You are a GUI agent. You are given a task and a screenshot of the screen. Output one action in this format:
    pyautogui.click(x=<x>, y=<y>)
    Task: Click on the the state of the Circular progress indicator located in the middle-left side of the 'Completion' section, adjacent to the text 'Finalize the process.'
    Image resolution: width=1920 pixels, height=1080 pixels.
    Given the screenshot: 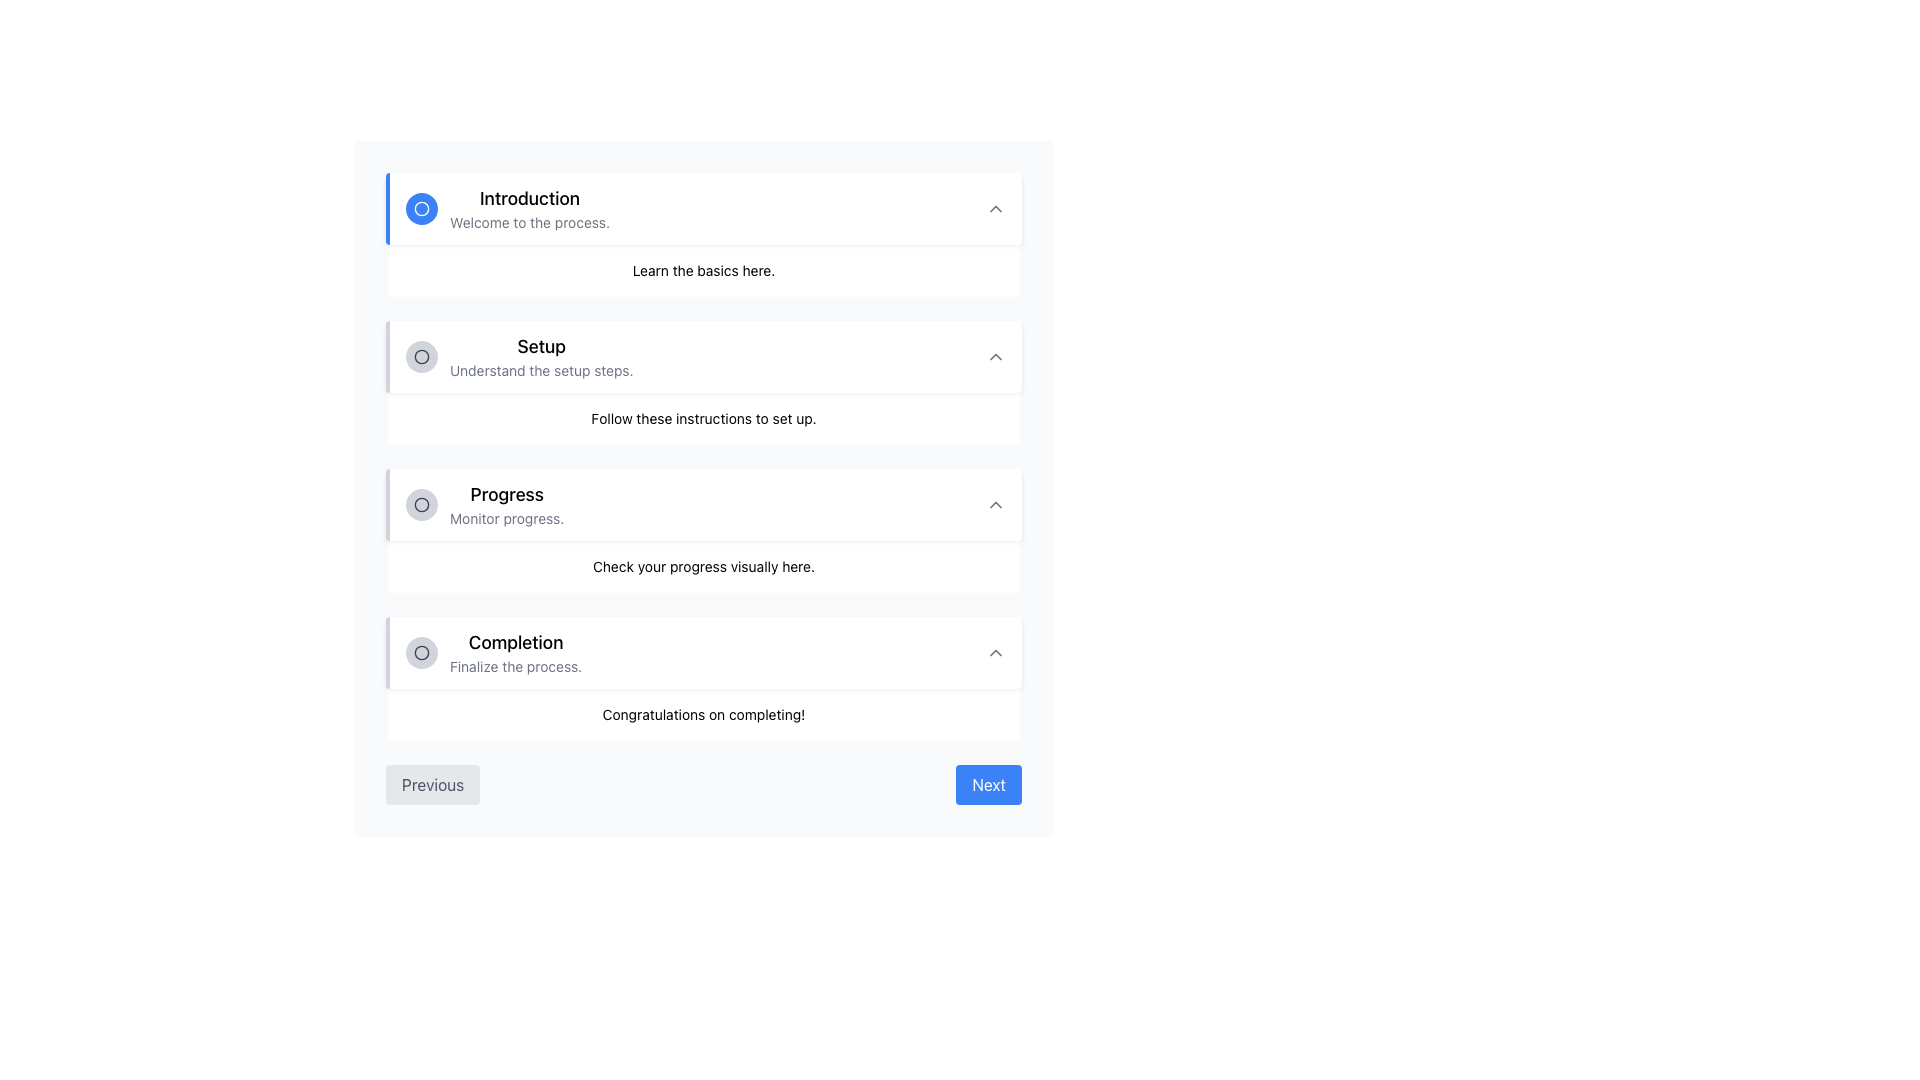 What is the action you would take?
    pyautogui.click(x=421, y=652)
    